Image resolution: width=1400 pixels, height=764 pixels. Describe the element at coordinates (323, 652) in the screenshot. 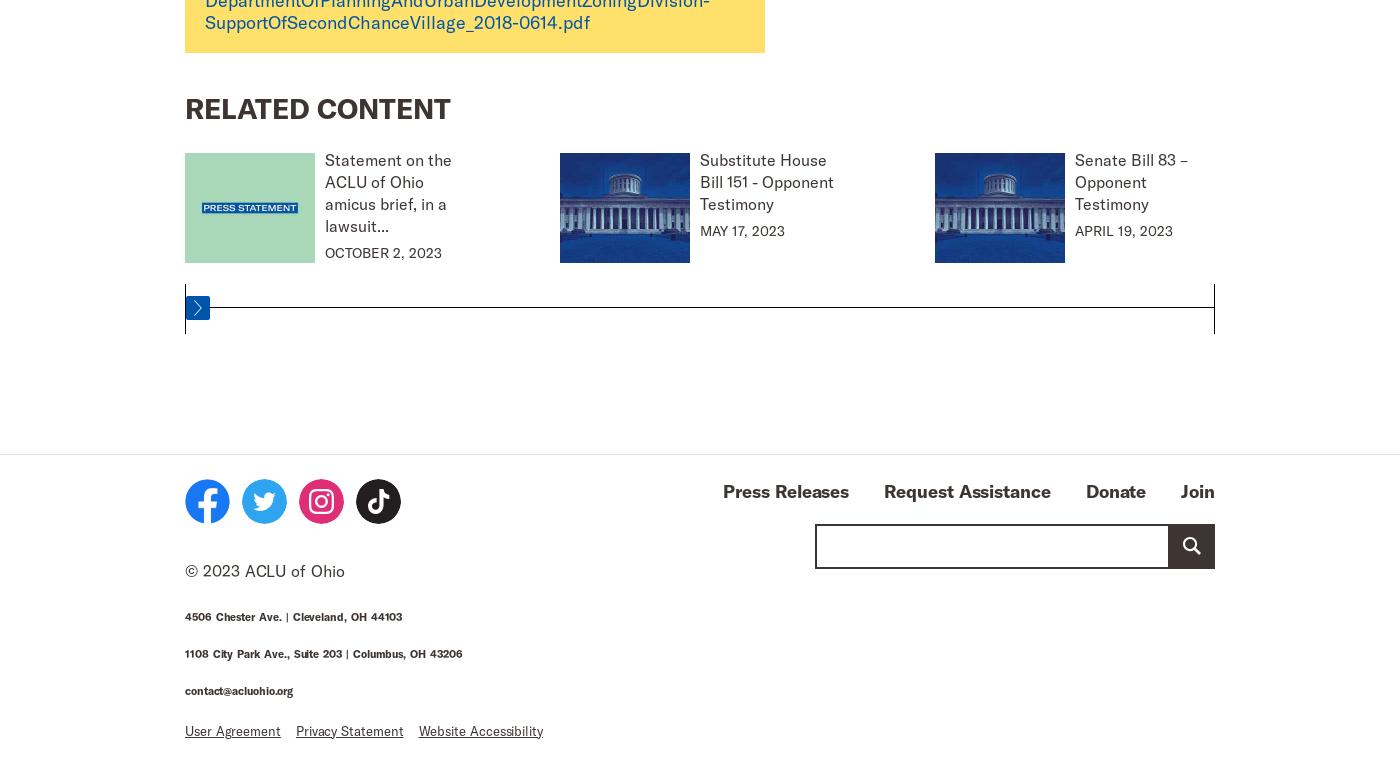

I see `'1108 City Park Ave., Suite 203 | Columbus, OH 43206'` at that location.